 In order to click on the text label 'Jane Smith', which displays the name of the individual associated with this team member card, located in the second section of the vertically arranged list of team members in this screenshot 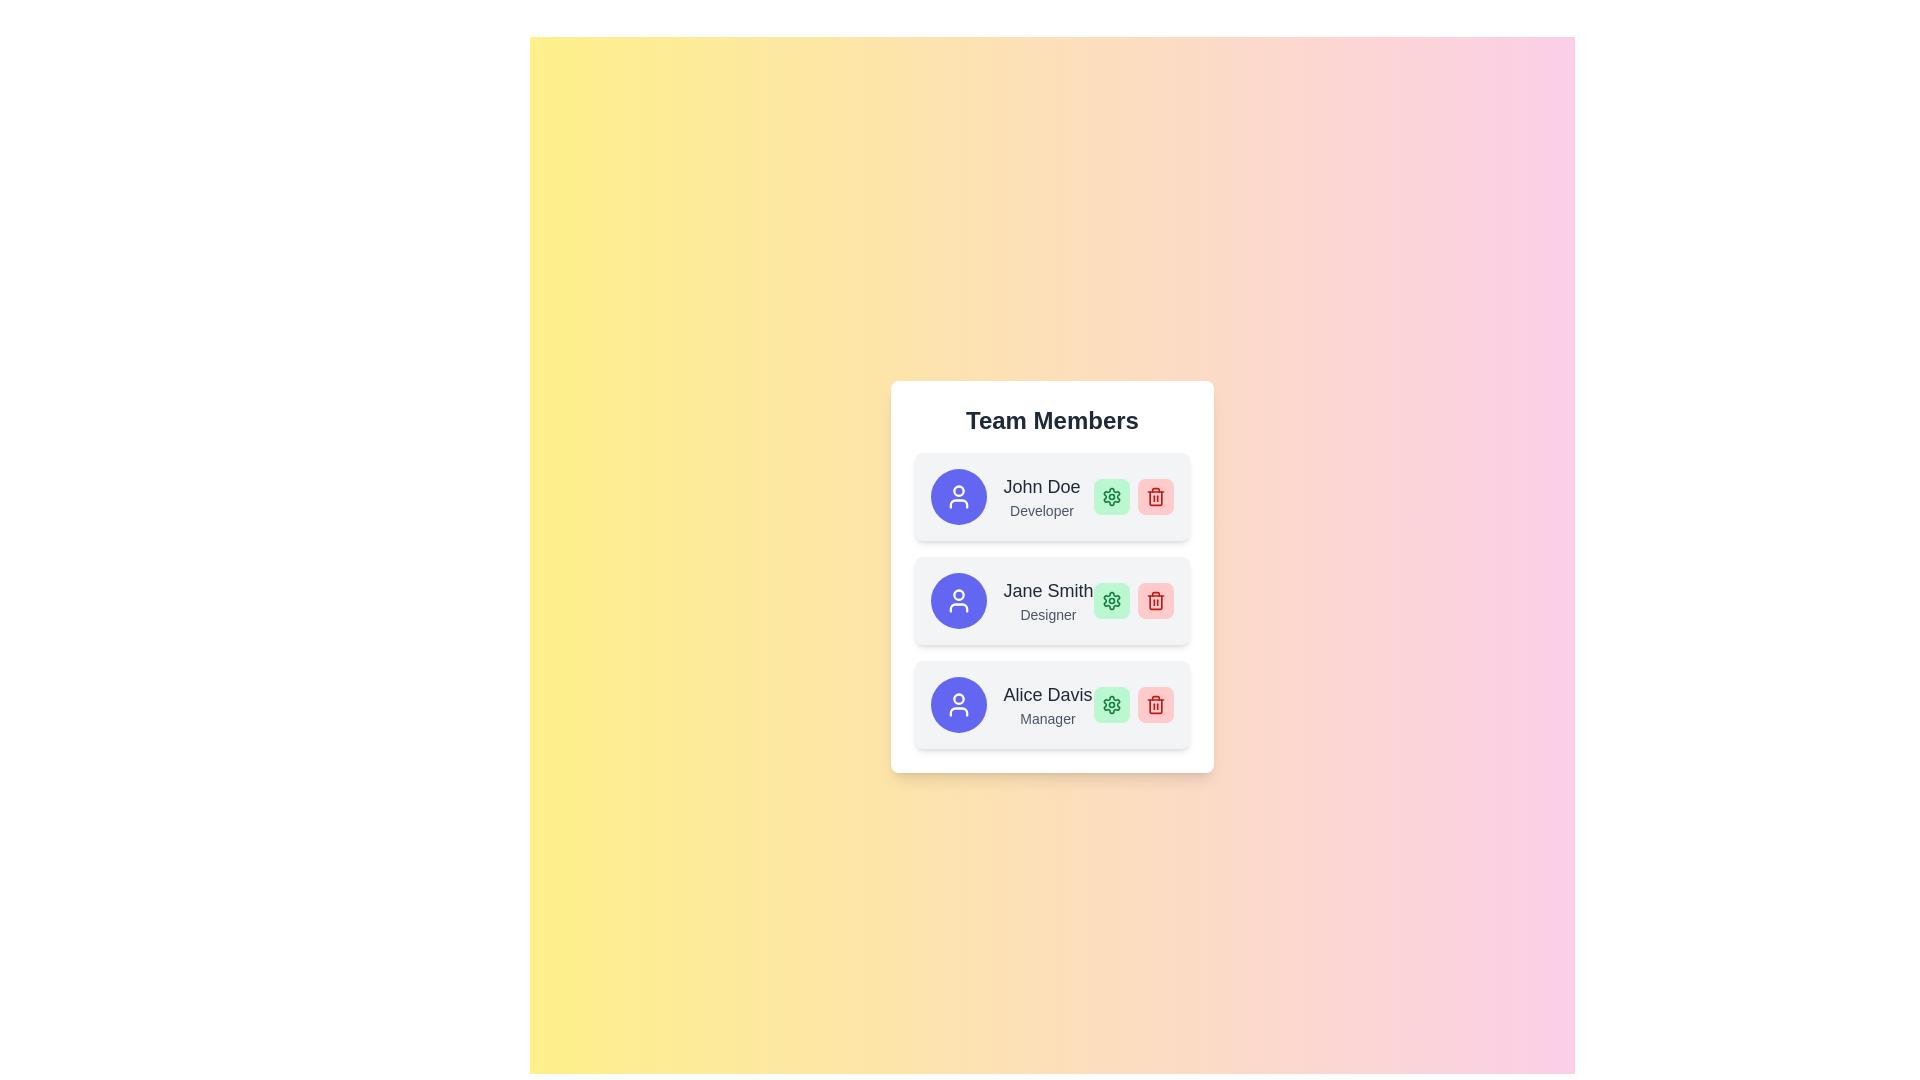, I will do `click(1047, 589)`.